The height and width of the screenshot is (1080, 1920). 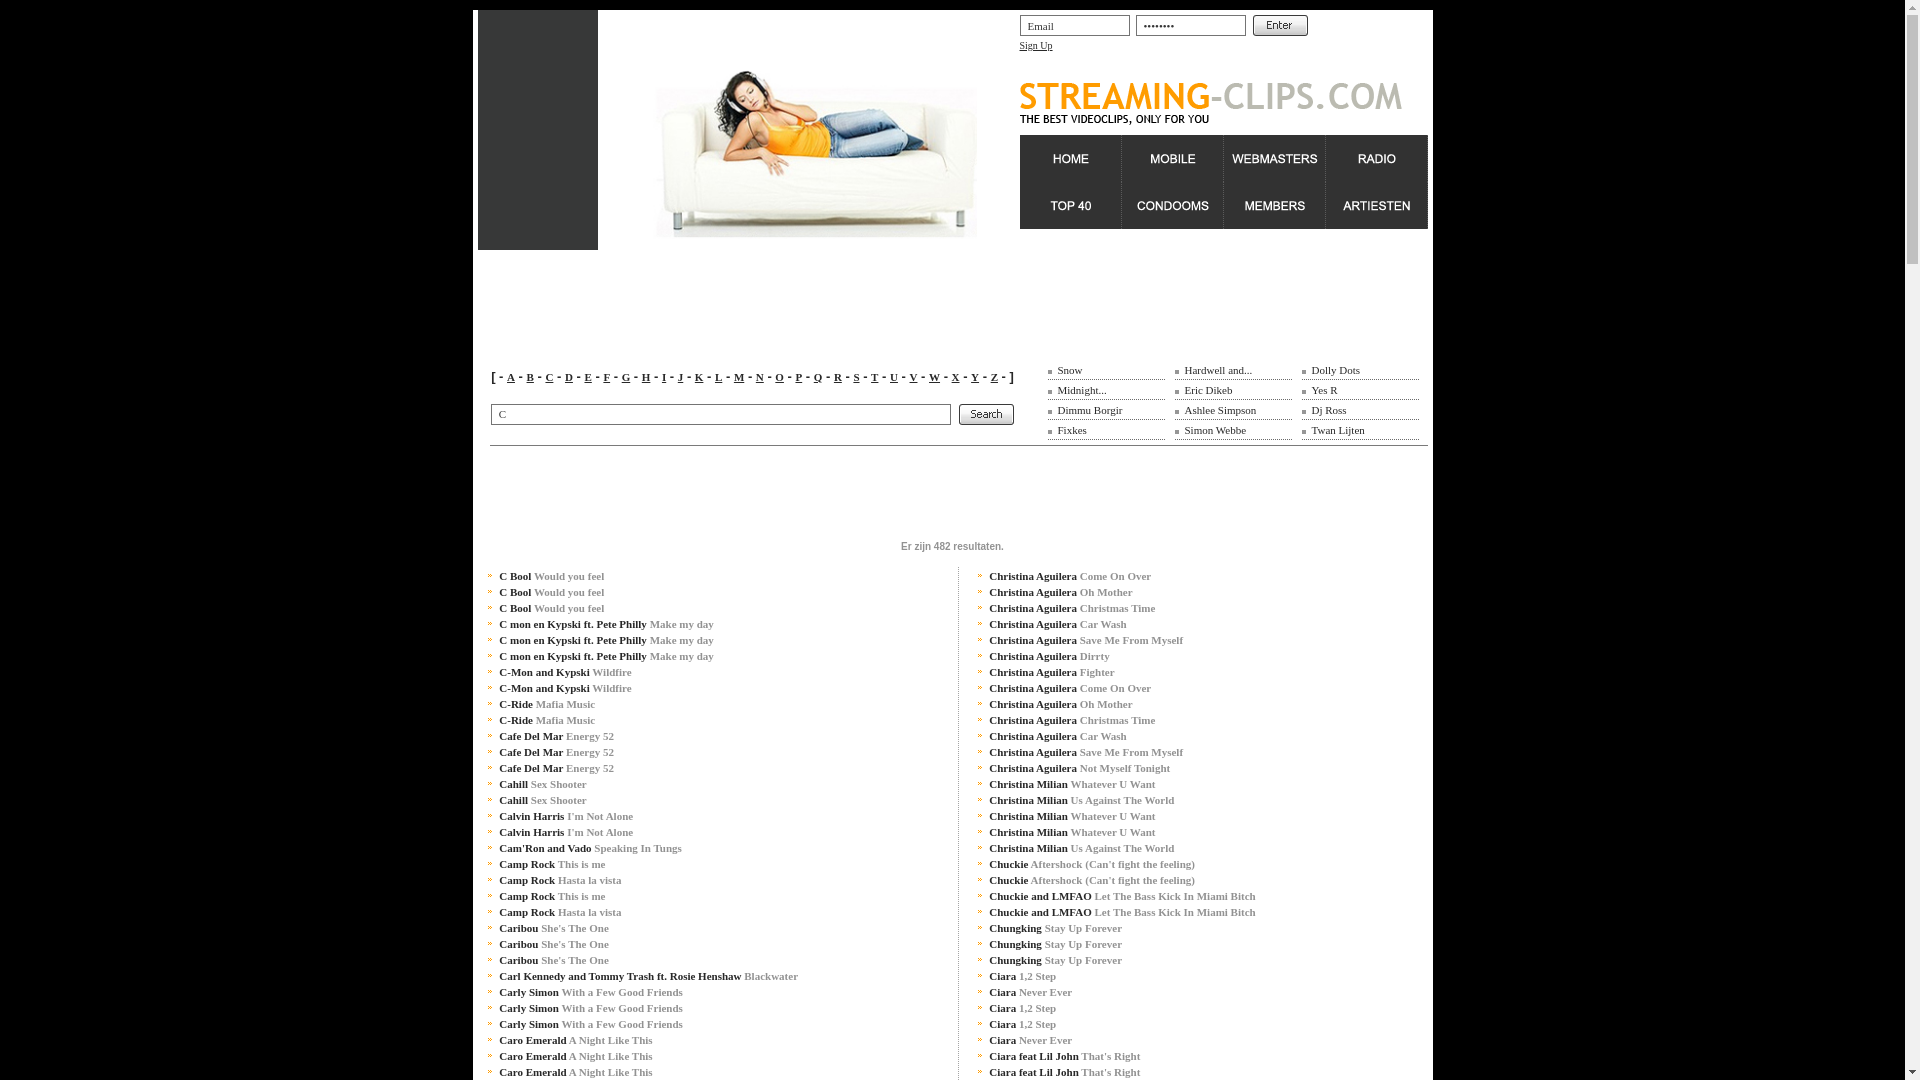 I want to click on 'Yes R', so click(x=1311, y=389).